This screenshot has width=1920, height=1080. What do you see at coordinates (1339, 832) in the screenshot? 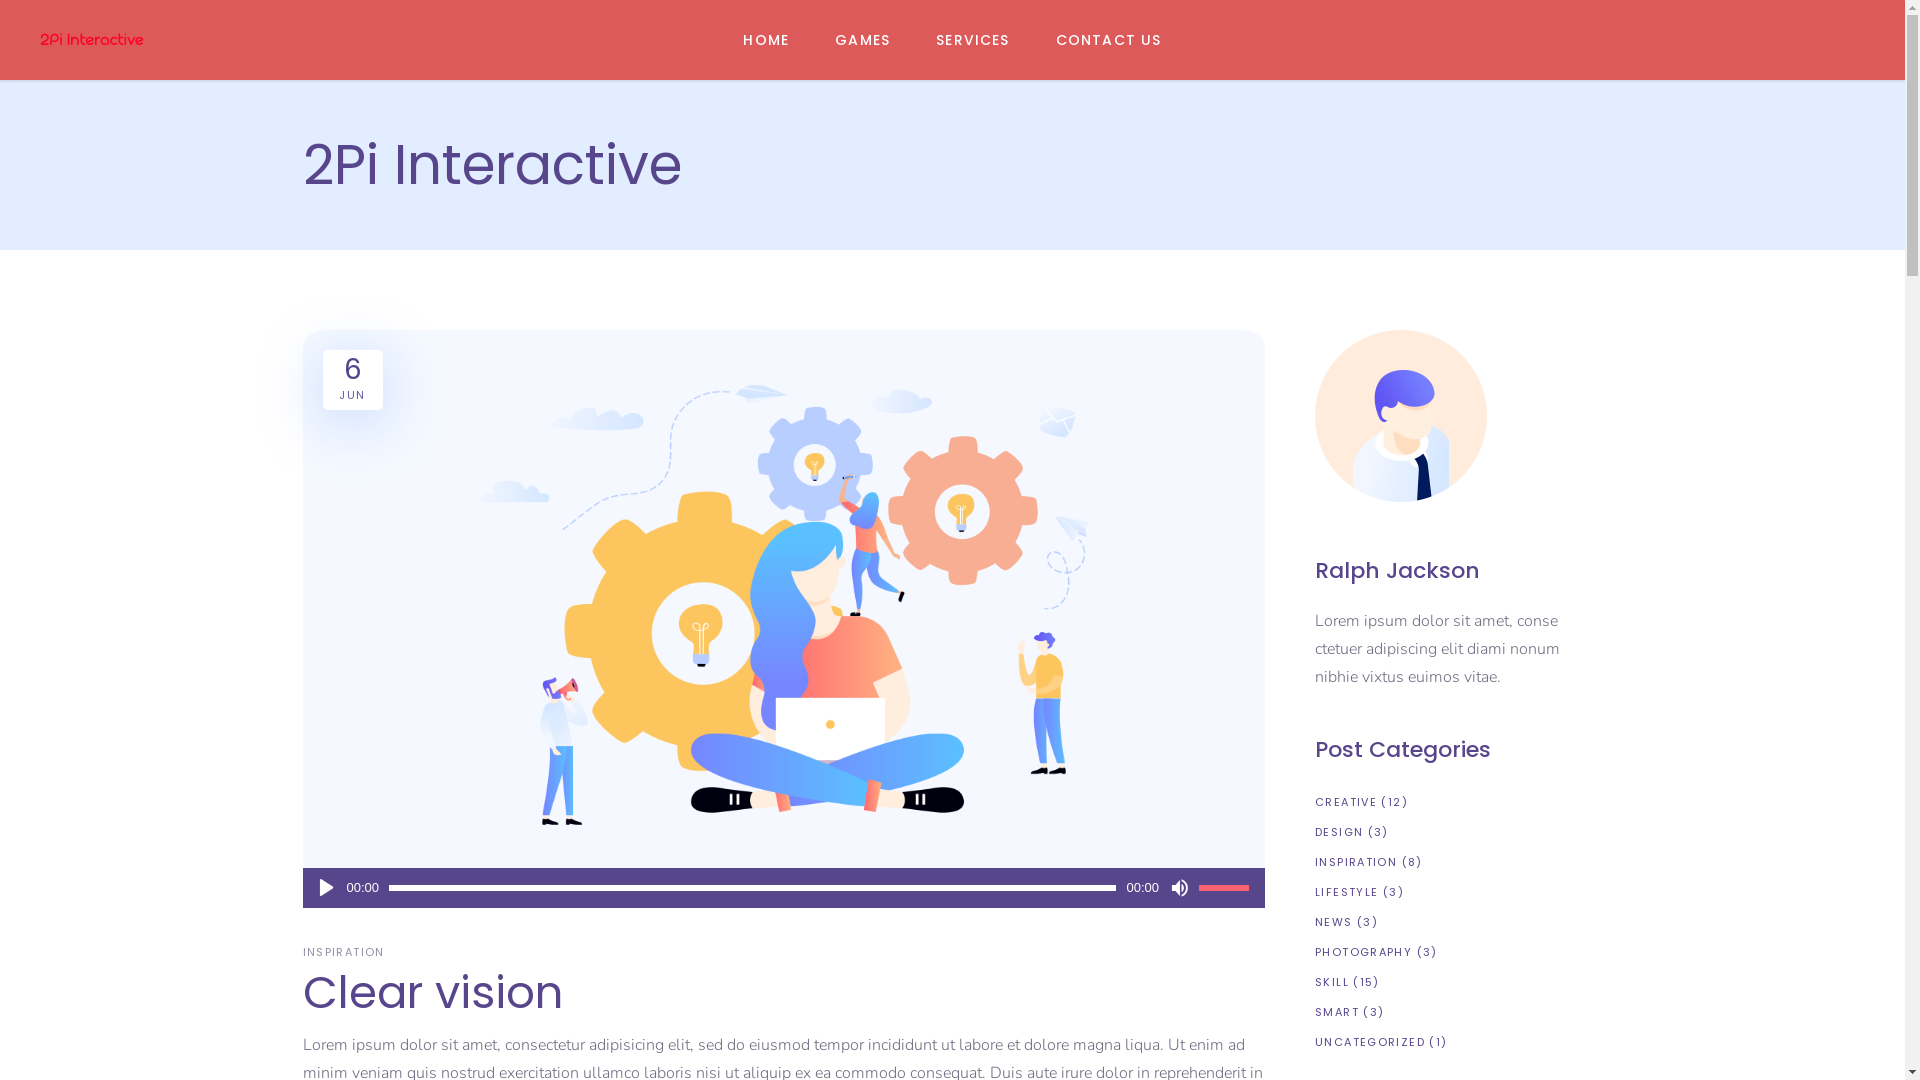
I see `'DESIGN'` at bounding box center [1339, 832].